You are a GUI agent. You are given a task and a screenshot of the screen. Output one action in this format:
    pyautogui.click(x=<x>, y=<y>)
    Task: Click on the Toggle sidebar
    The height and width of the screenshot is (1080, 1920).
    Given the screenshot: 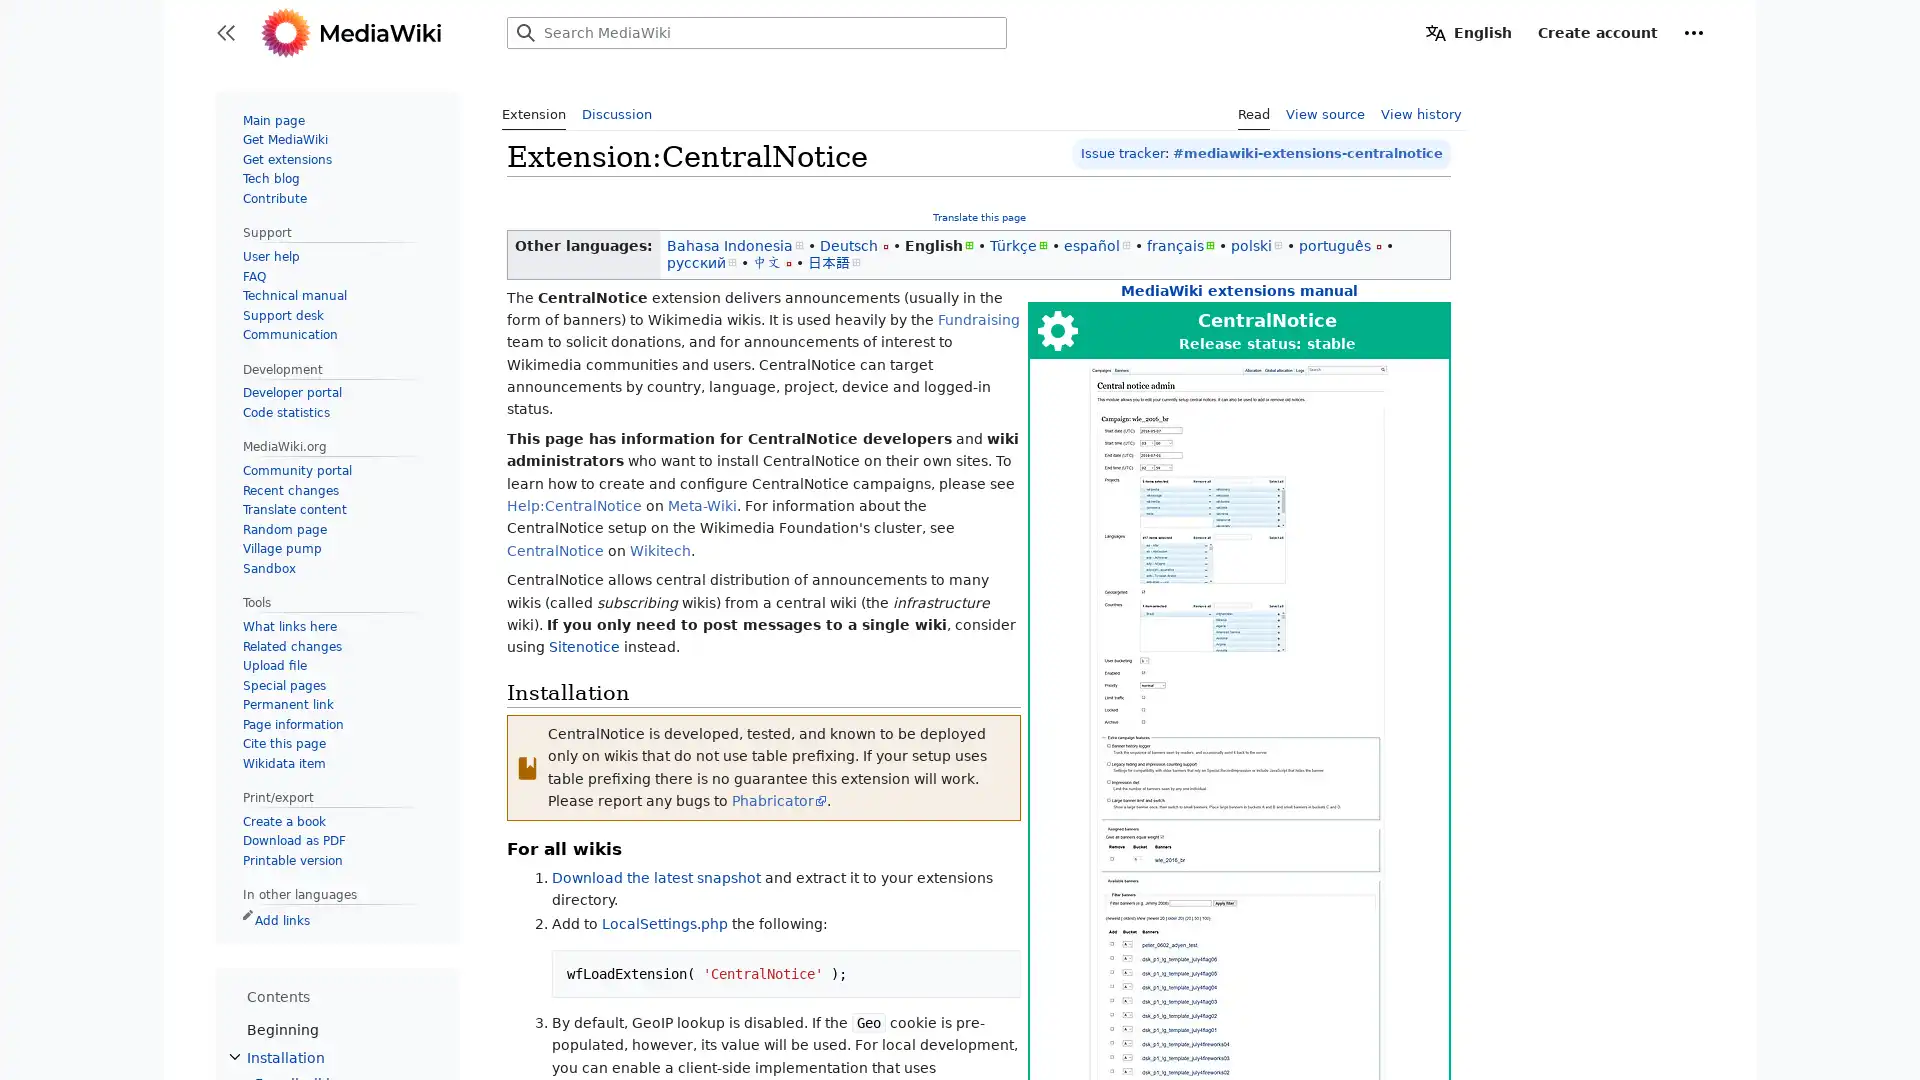 What is the action you would take?
    pyautogui.click(x=225, y=33)
    